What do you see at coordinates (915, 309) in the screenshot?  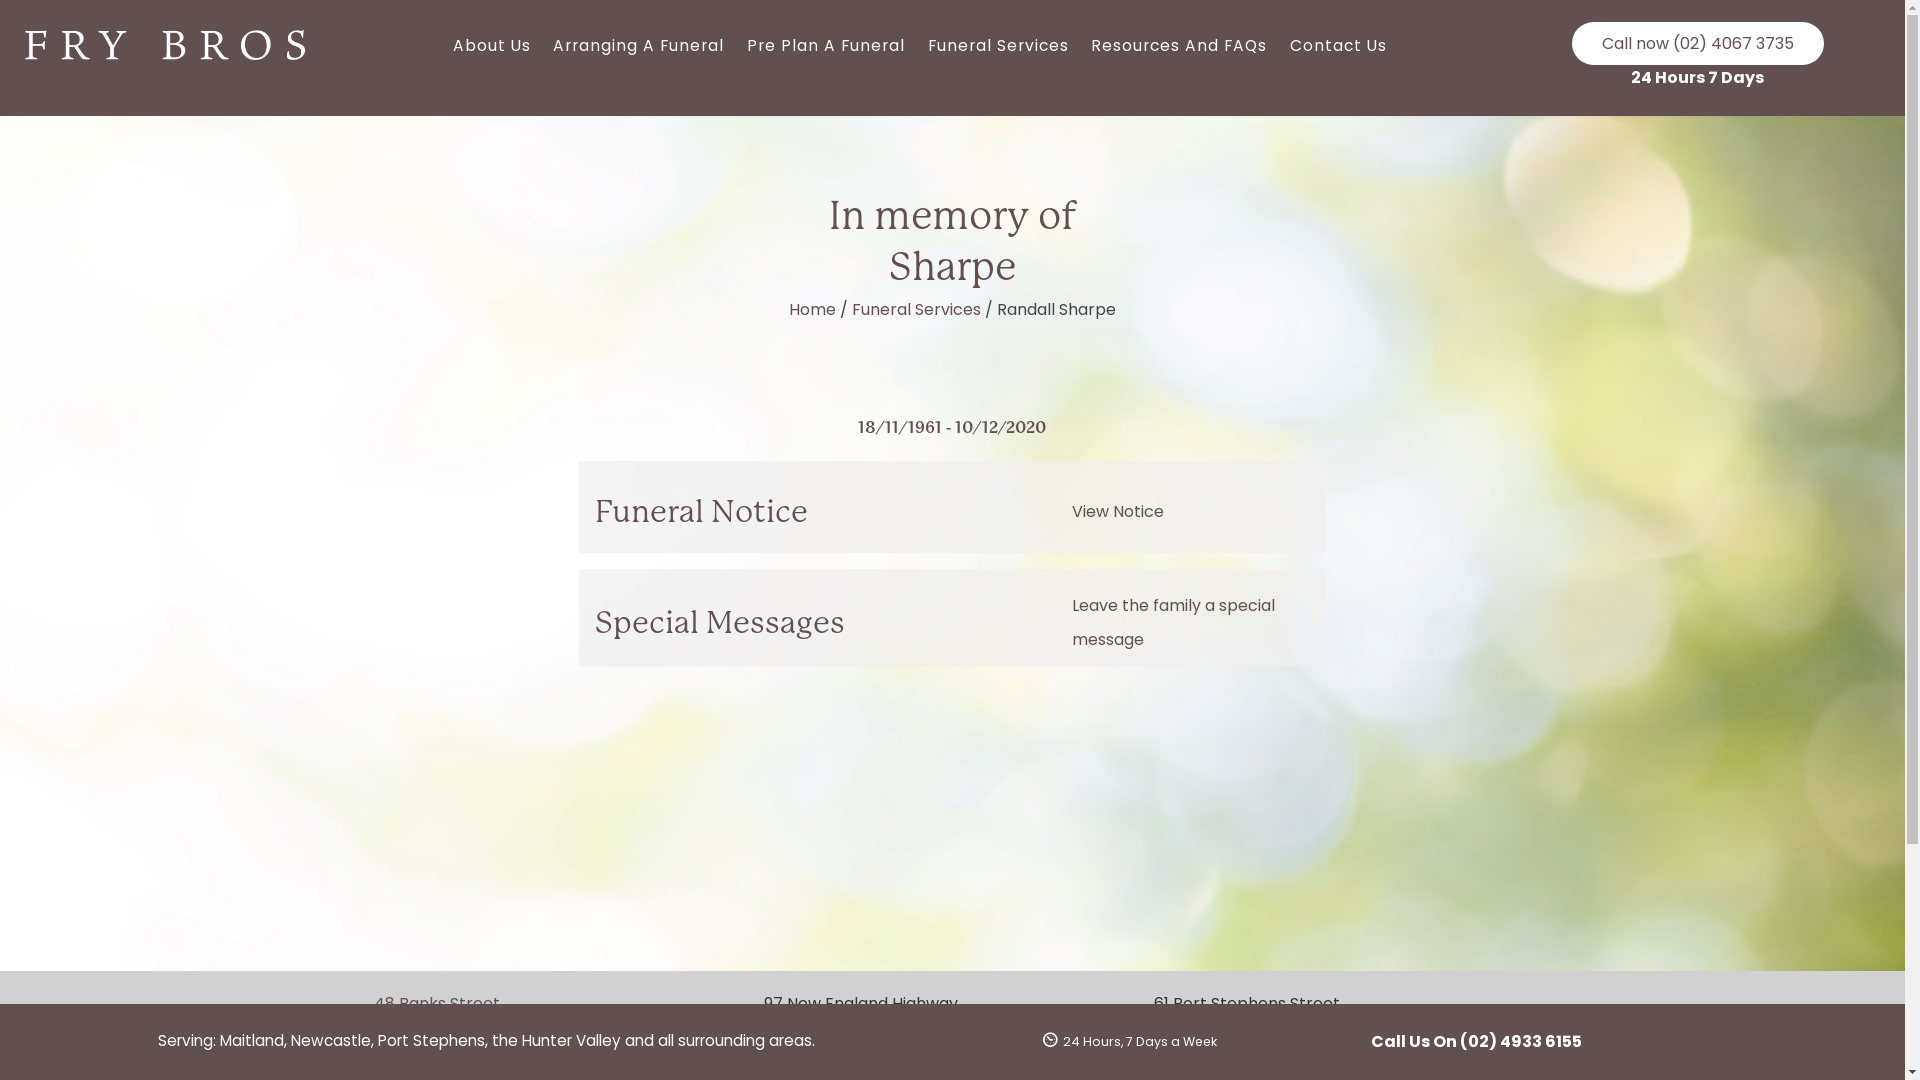 I see `'Funeral Services'` at bounding box center [915, 309].